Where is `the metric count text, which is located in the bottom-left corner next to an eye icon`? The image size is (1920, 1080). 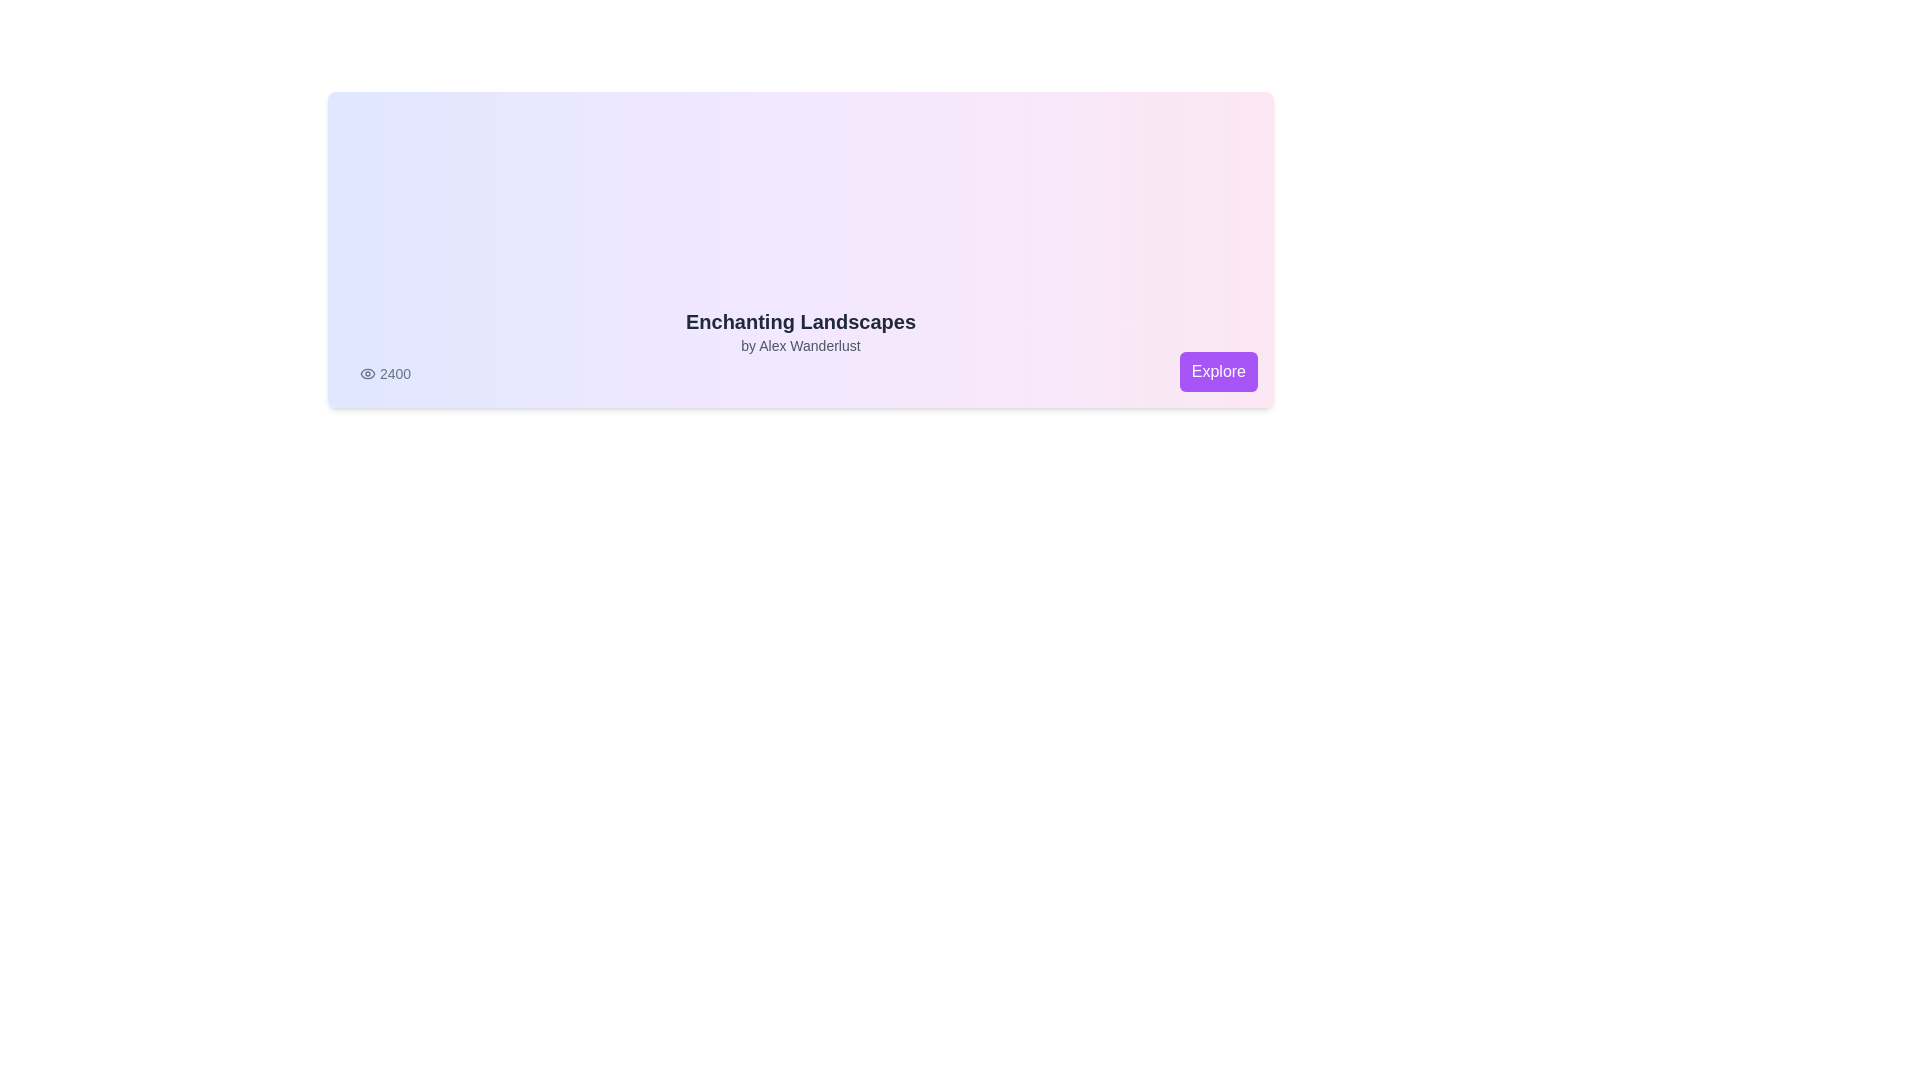
the metric count text, which is located in the bottom-left corner next to an eye icon is located at coordinates (385, 374).